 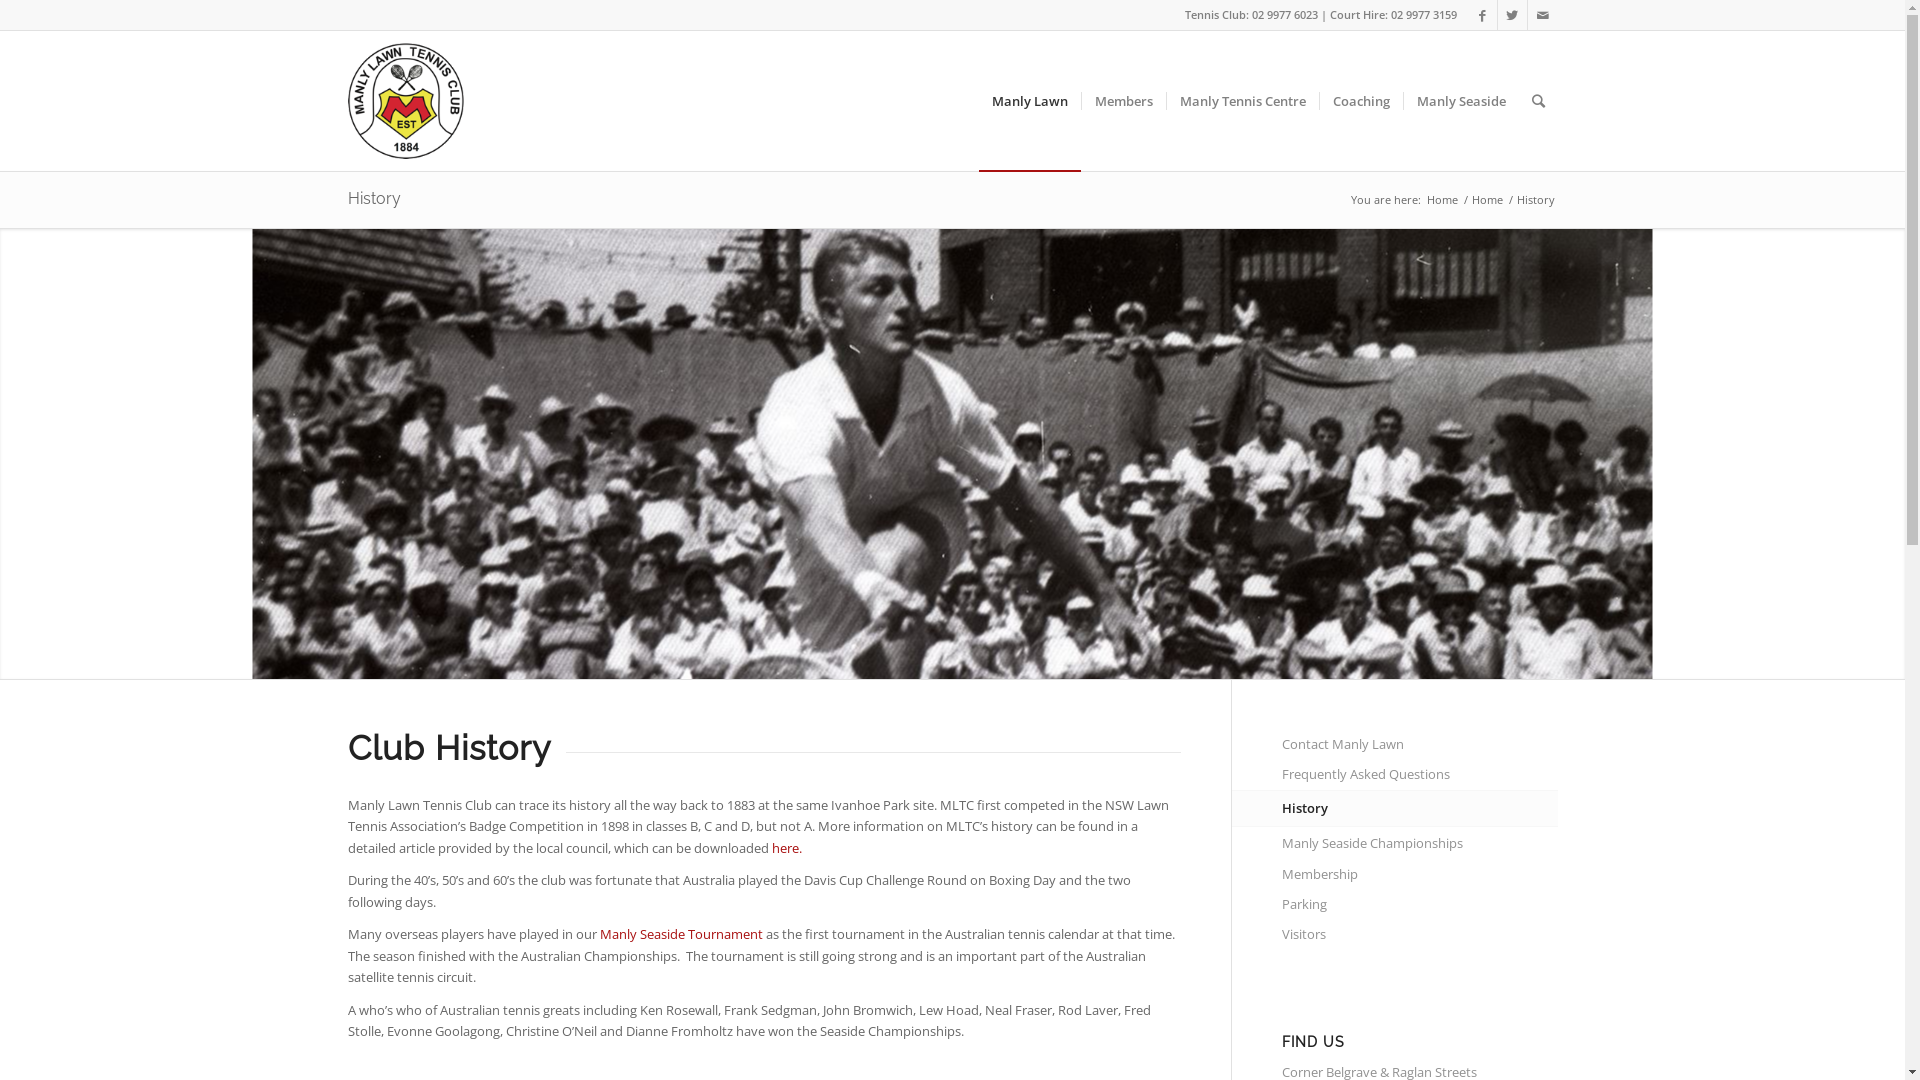 What do you see at coordinates (1541, 15) in the screenshot?
I see `'Mail'` at bounding box center [1541, 15].